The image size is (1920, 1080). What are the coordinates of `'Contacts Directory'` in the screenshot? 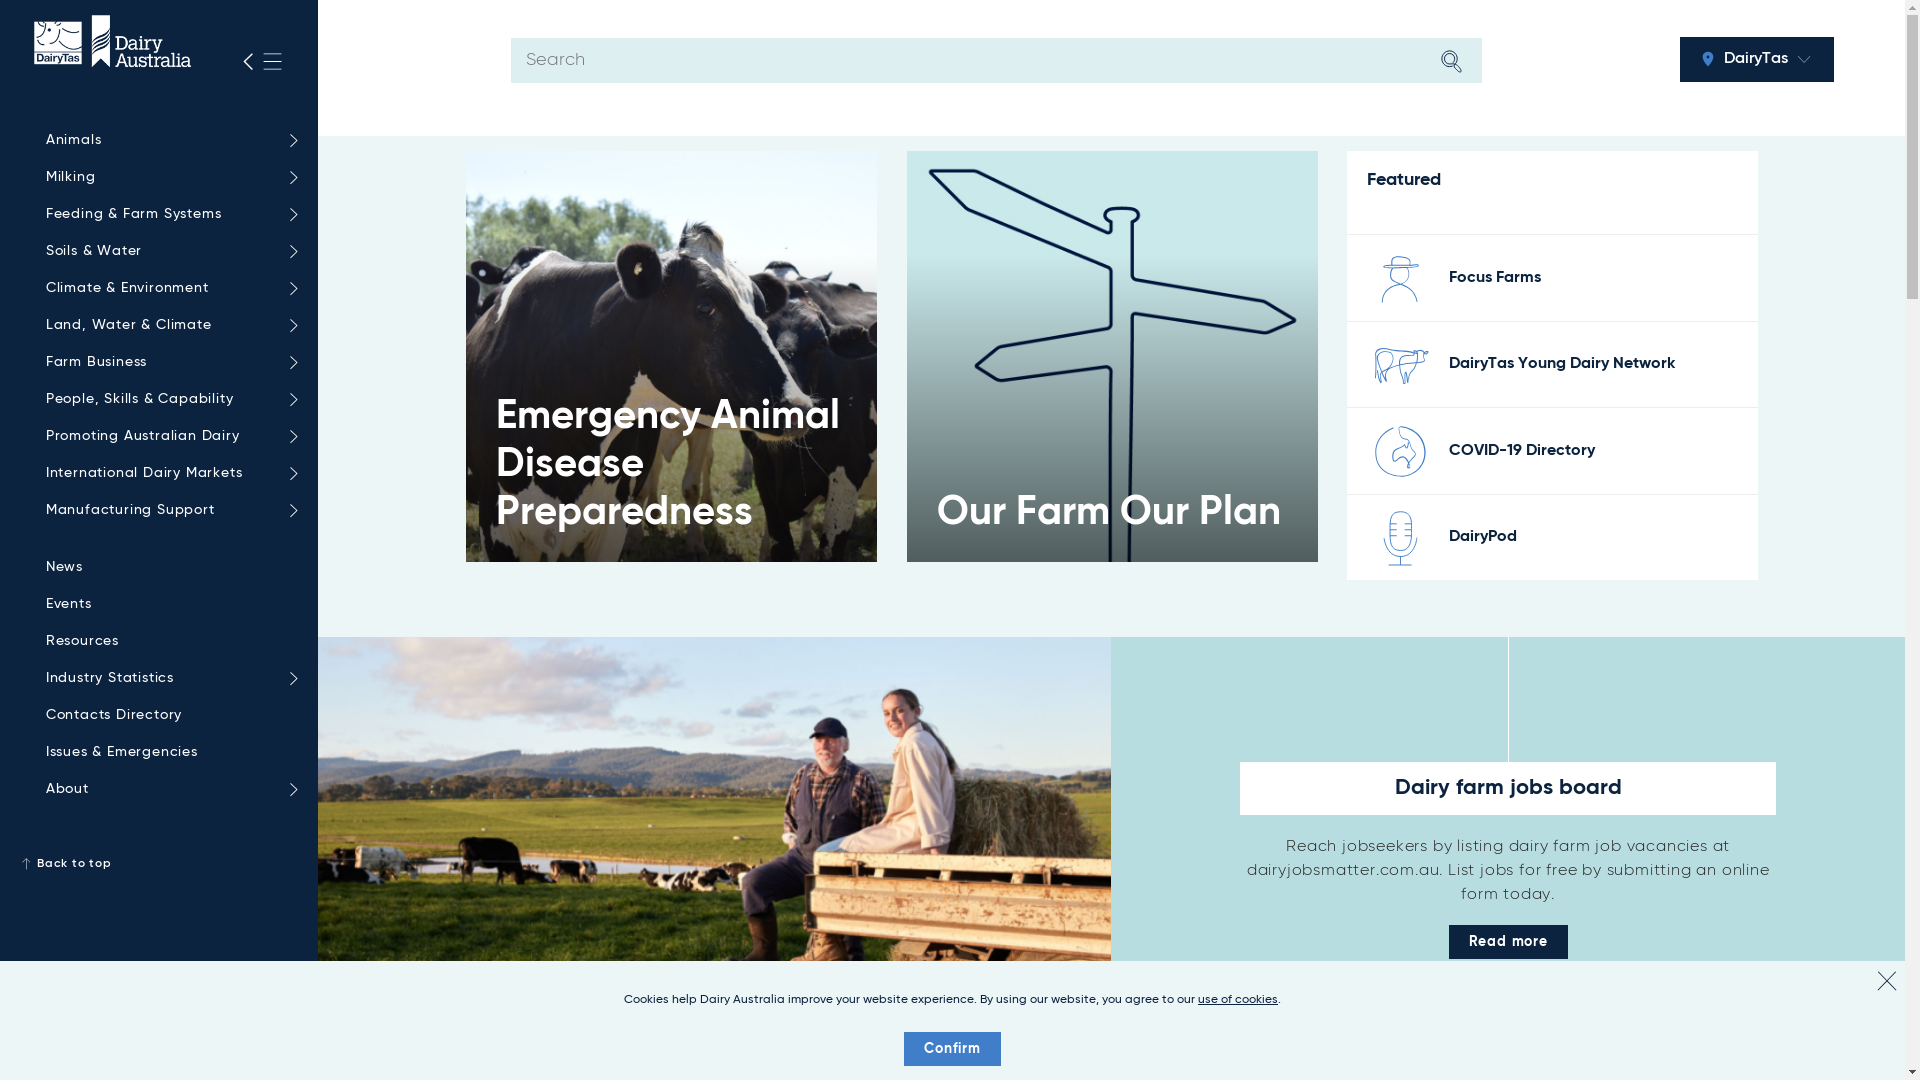 It's located at (167, 714).